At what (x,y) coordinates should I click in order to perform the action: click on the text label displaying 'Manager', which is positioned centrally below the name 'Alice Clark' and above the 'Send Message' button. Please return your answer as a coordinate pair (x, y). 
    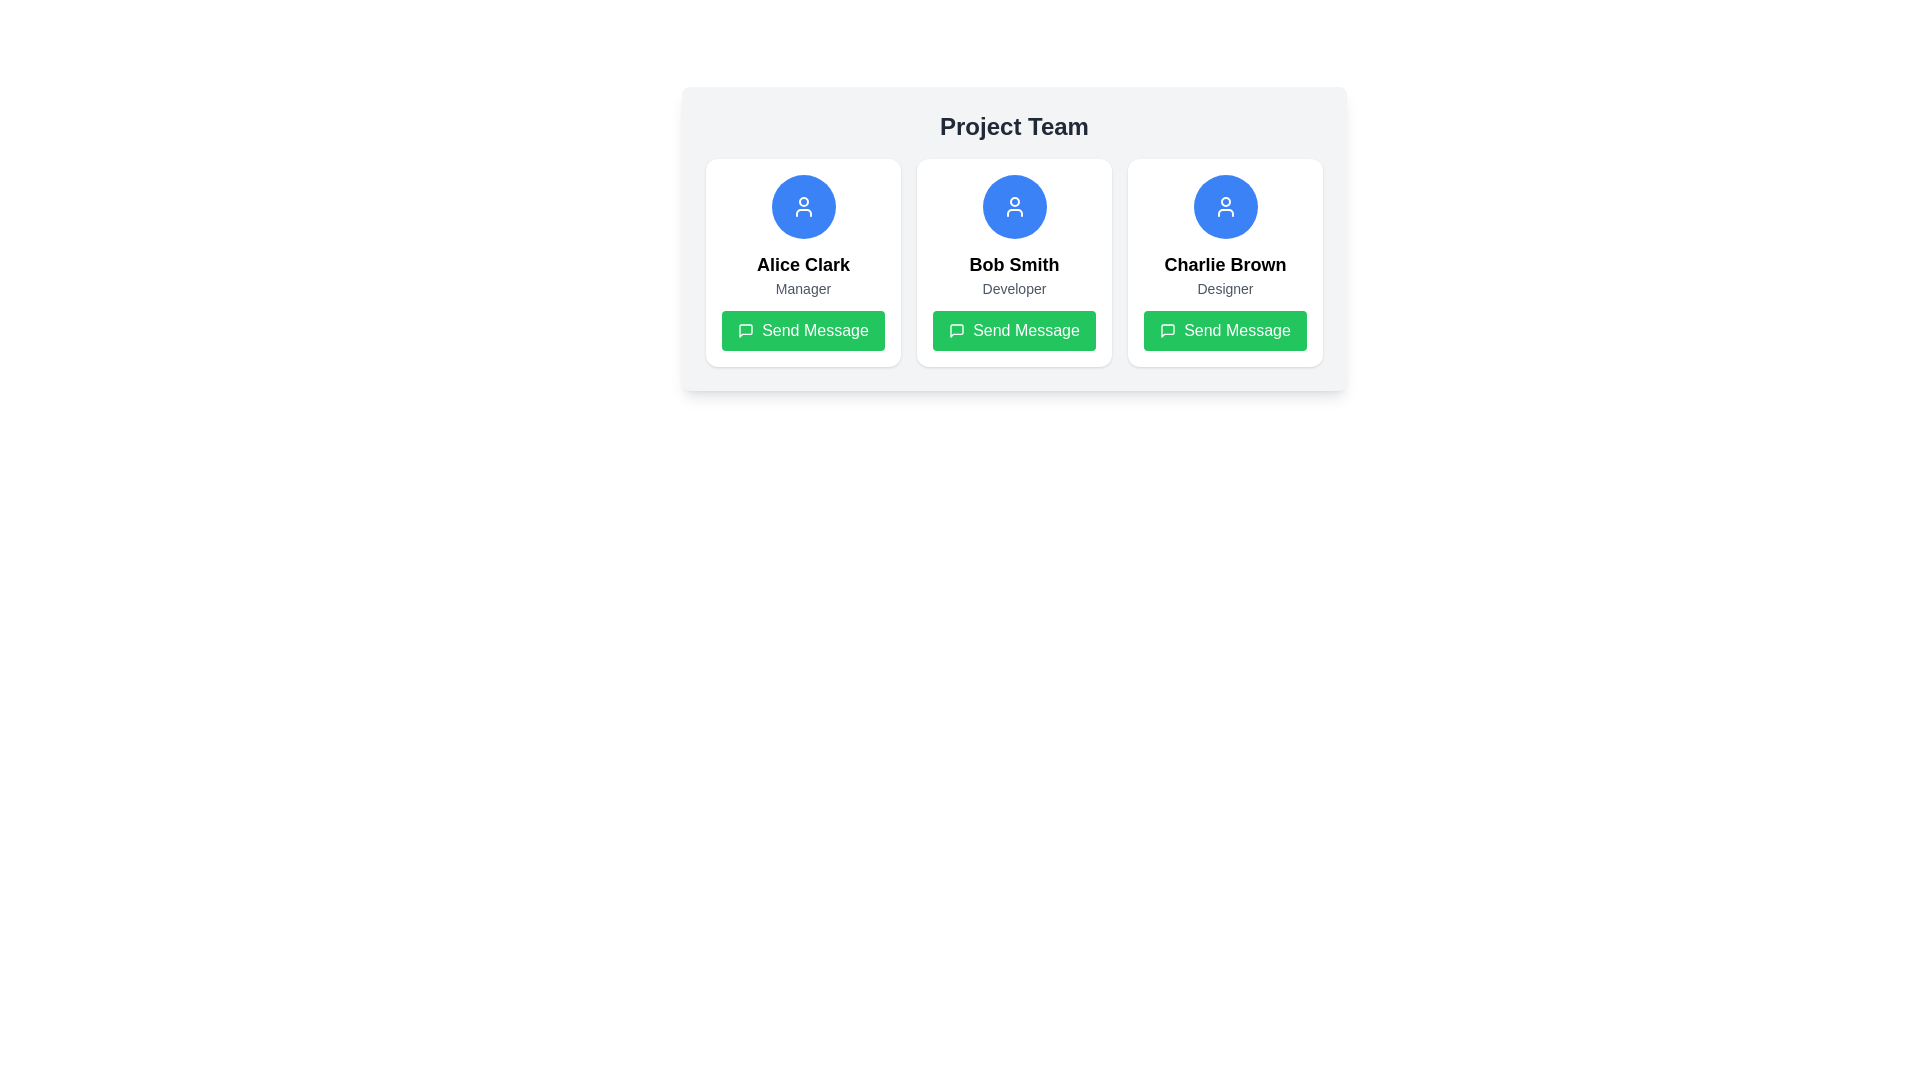
    Looking at the image, I should click on (803, 289).